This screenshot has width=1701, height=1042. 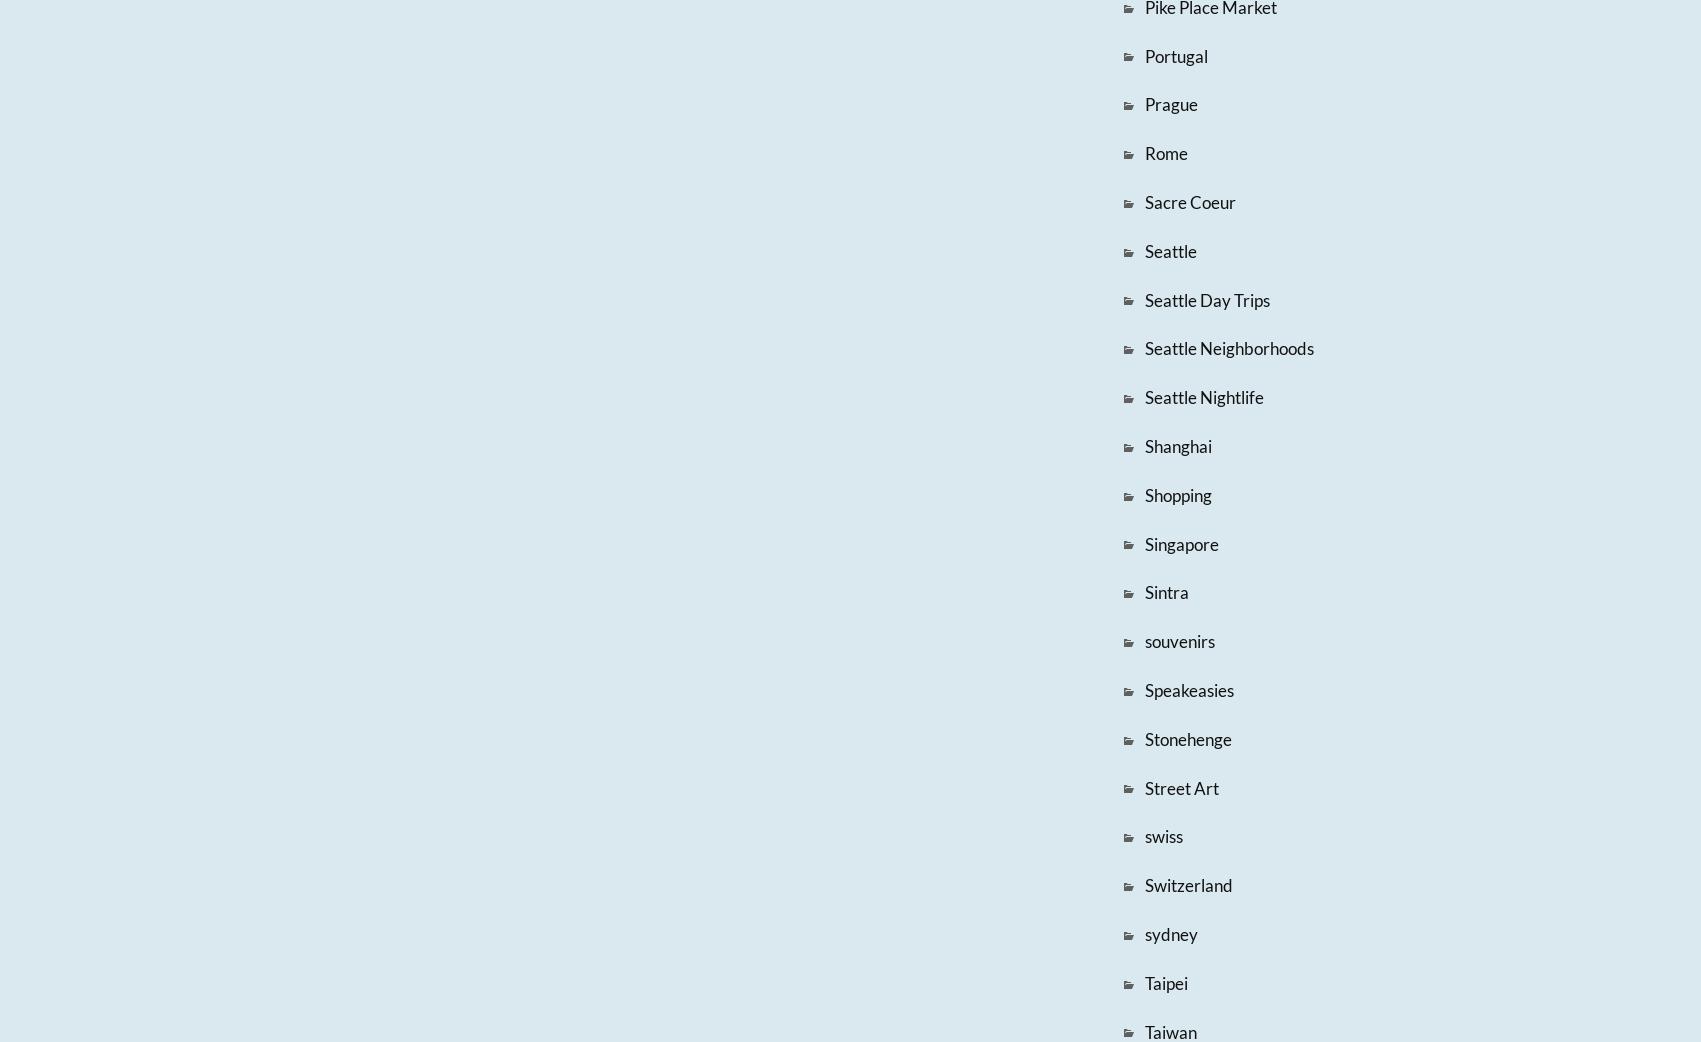 What do you see at coordinates (1164, 982) in the screenshot?
I see `'Taipei'` at bounding box center [1164, 982].